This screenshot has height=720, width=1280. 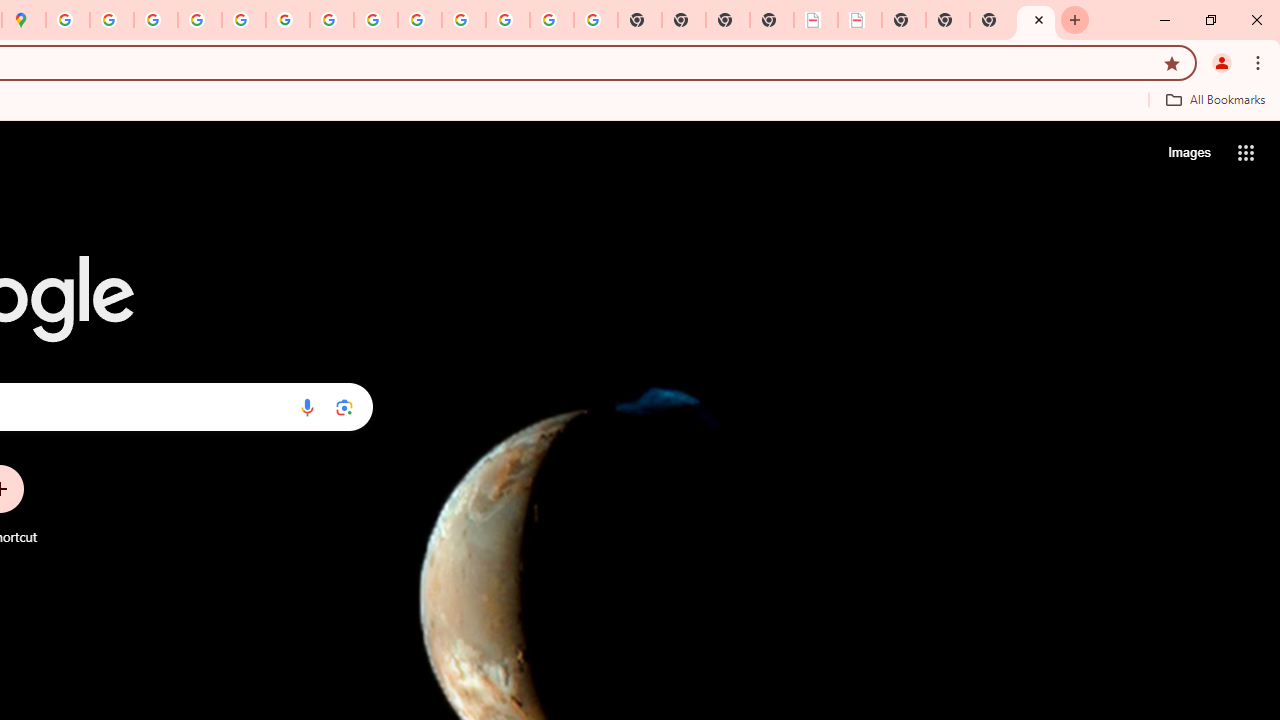 I want to click on 'Privacy Help Center - Policies Help', so click(x=155, y=20).